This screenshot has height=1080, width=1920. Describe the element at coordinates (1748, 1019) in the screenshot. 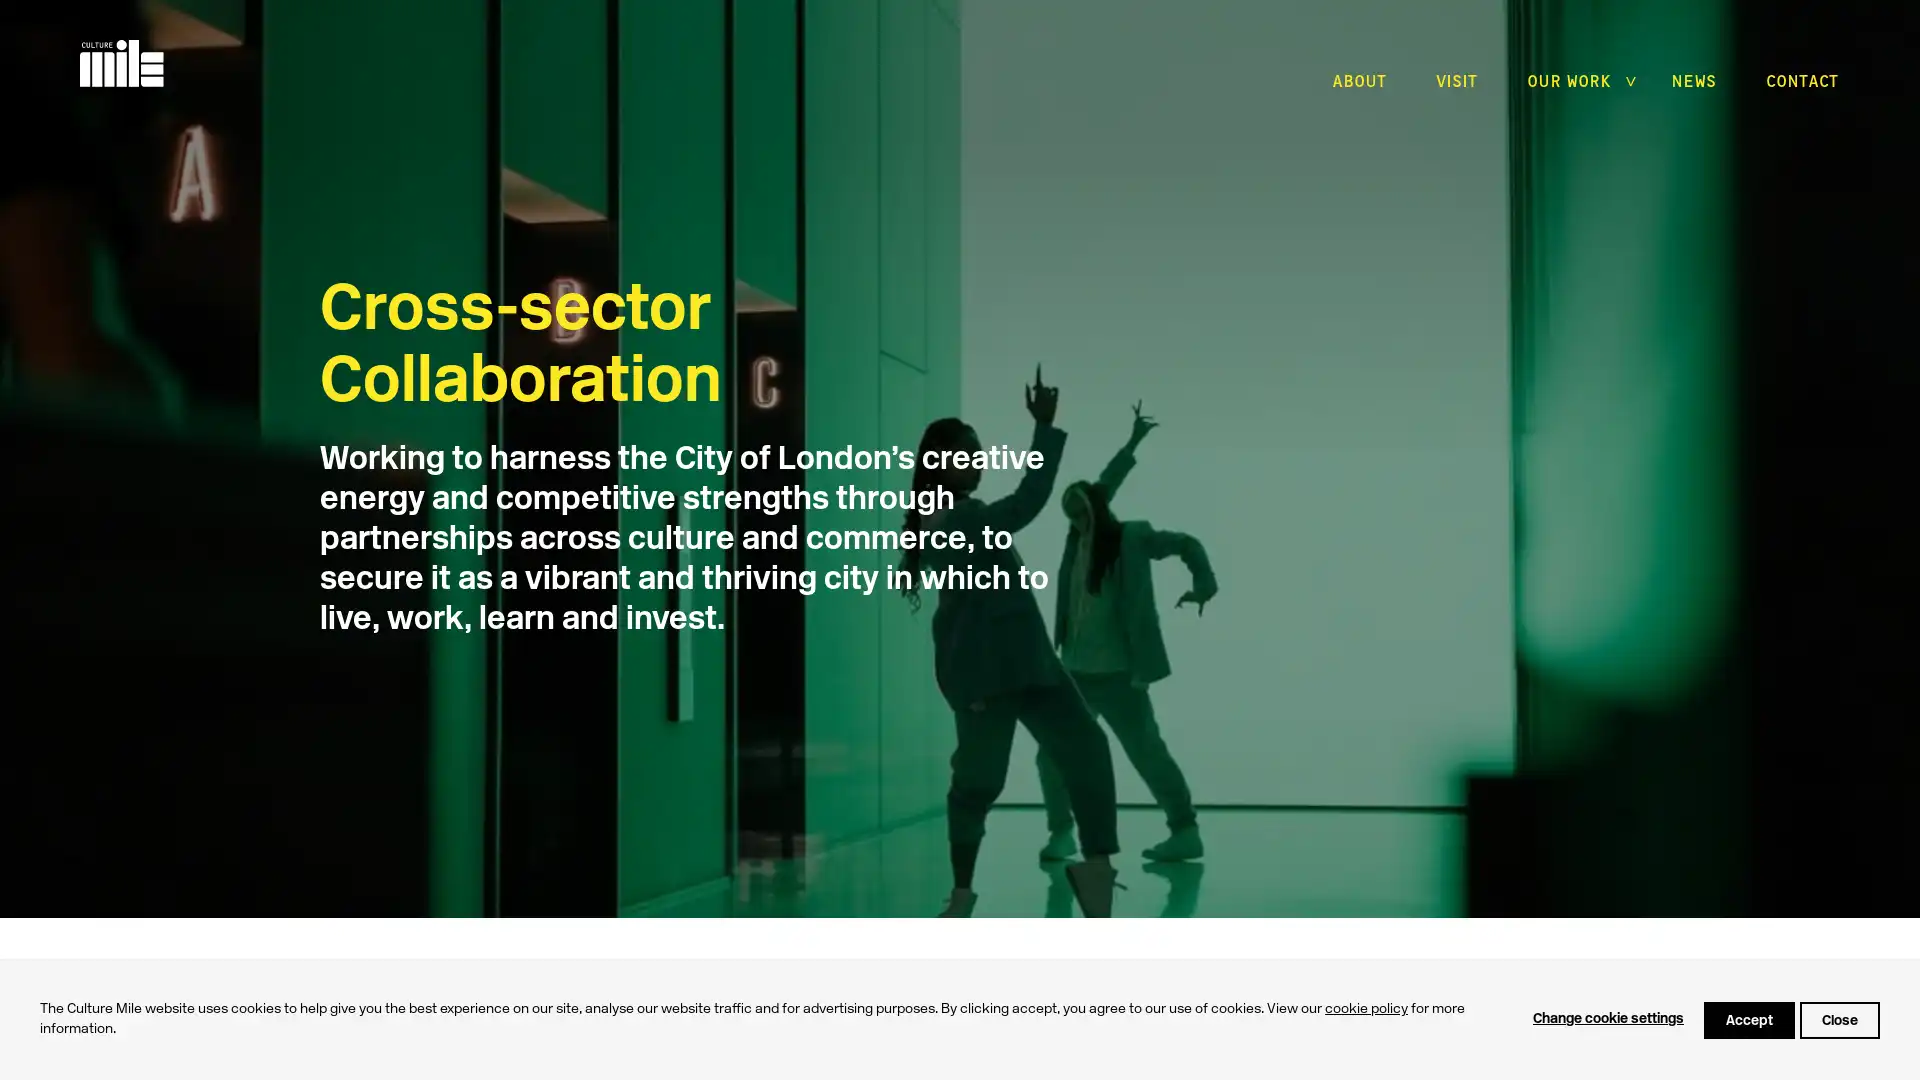

I see `Accept` at that location.